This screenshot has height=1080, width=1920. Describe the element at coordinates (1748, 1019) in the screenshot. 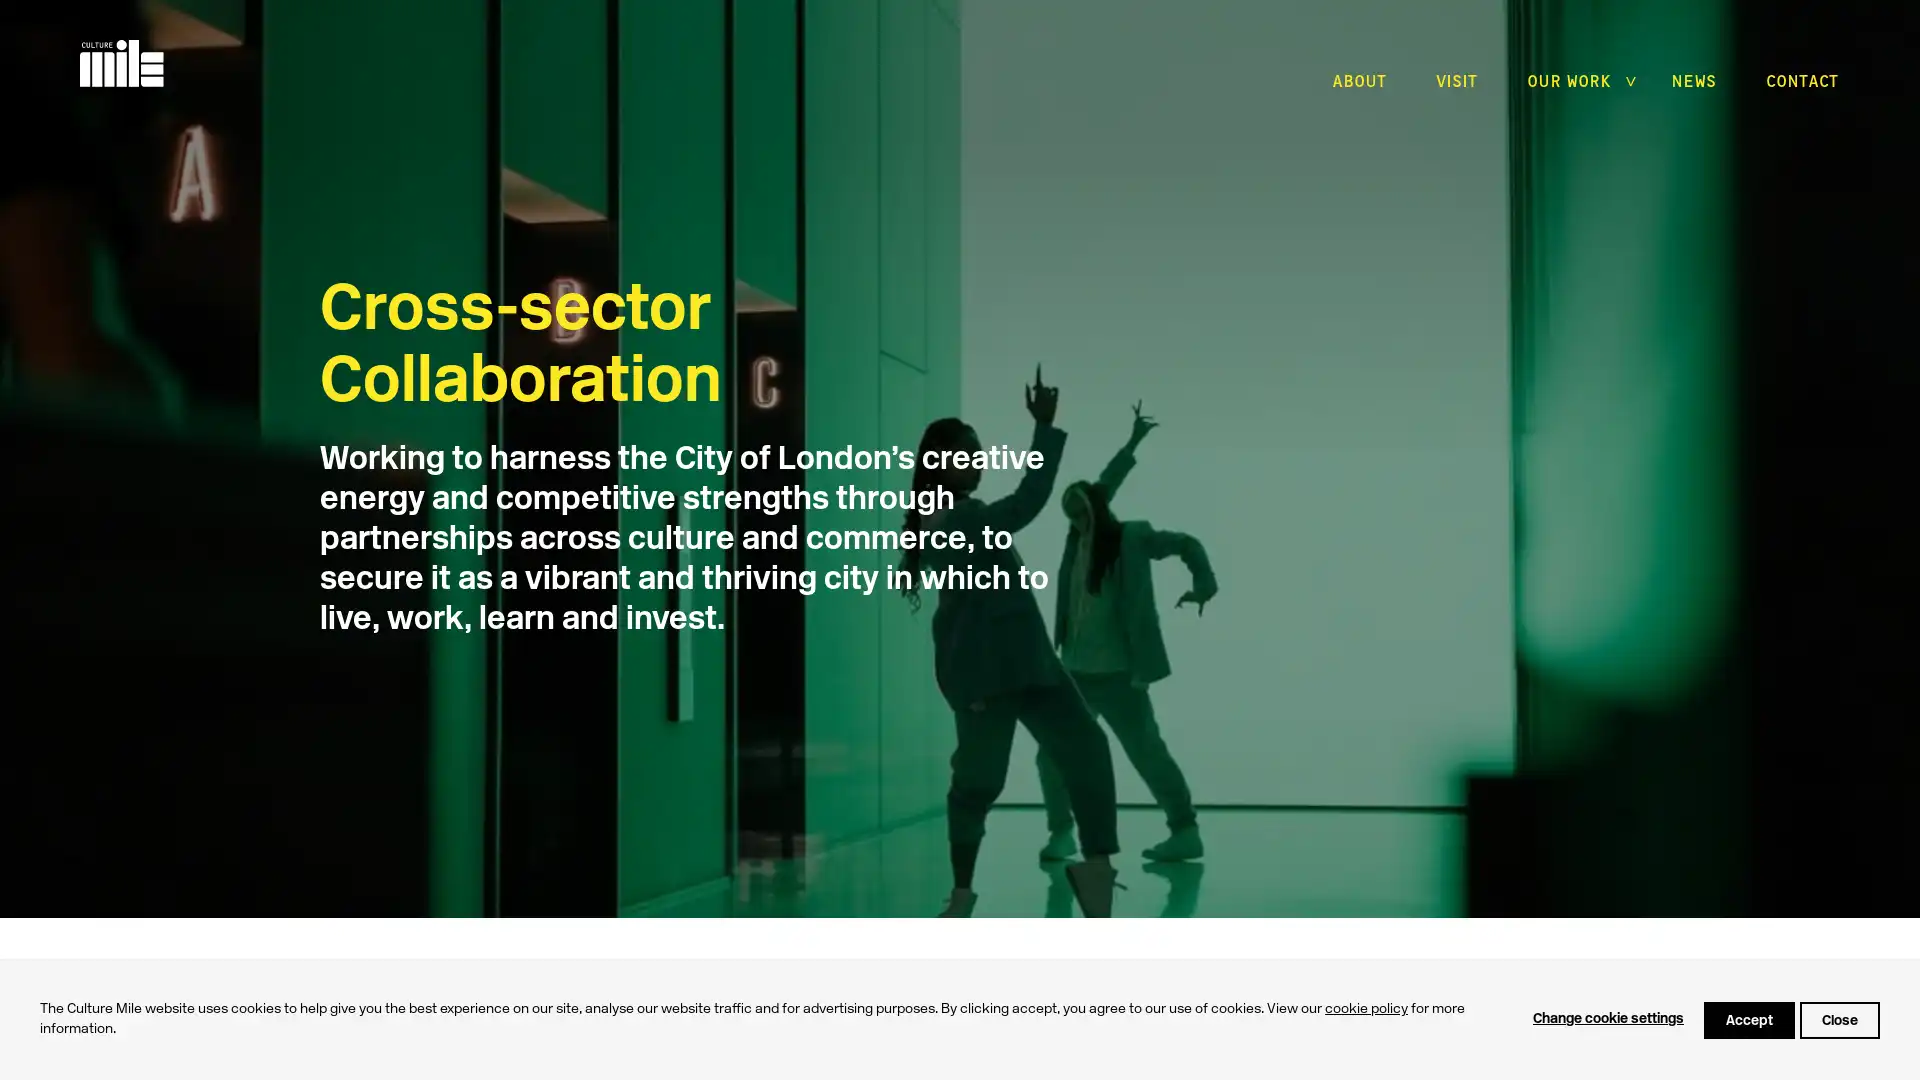

I see `Accept` at that location.